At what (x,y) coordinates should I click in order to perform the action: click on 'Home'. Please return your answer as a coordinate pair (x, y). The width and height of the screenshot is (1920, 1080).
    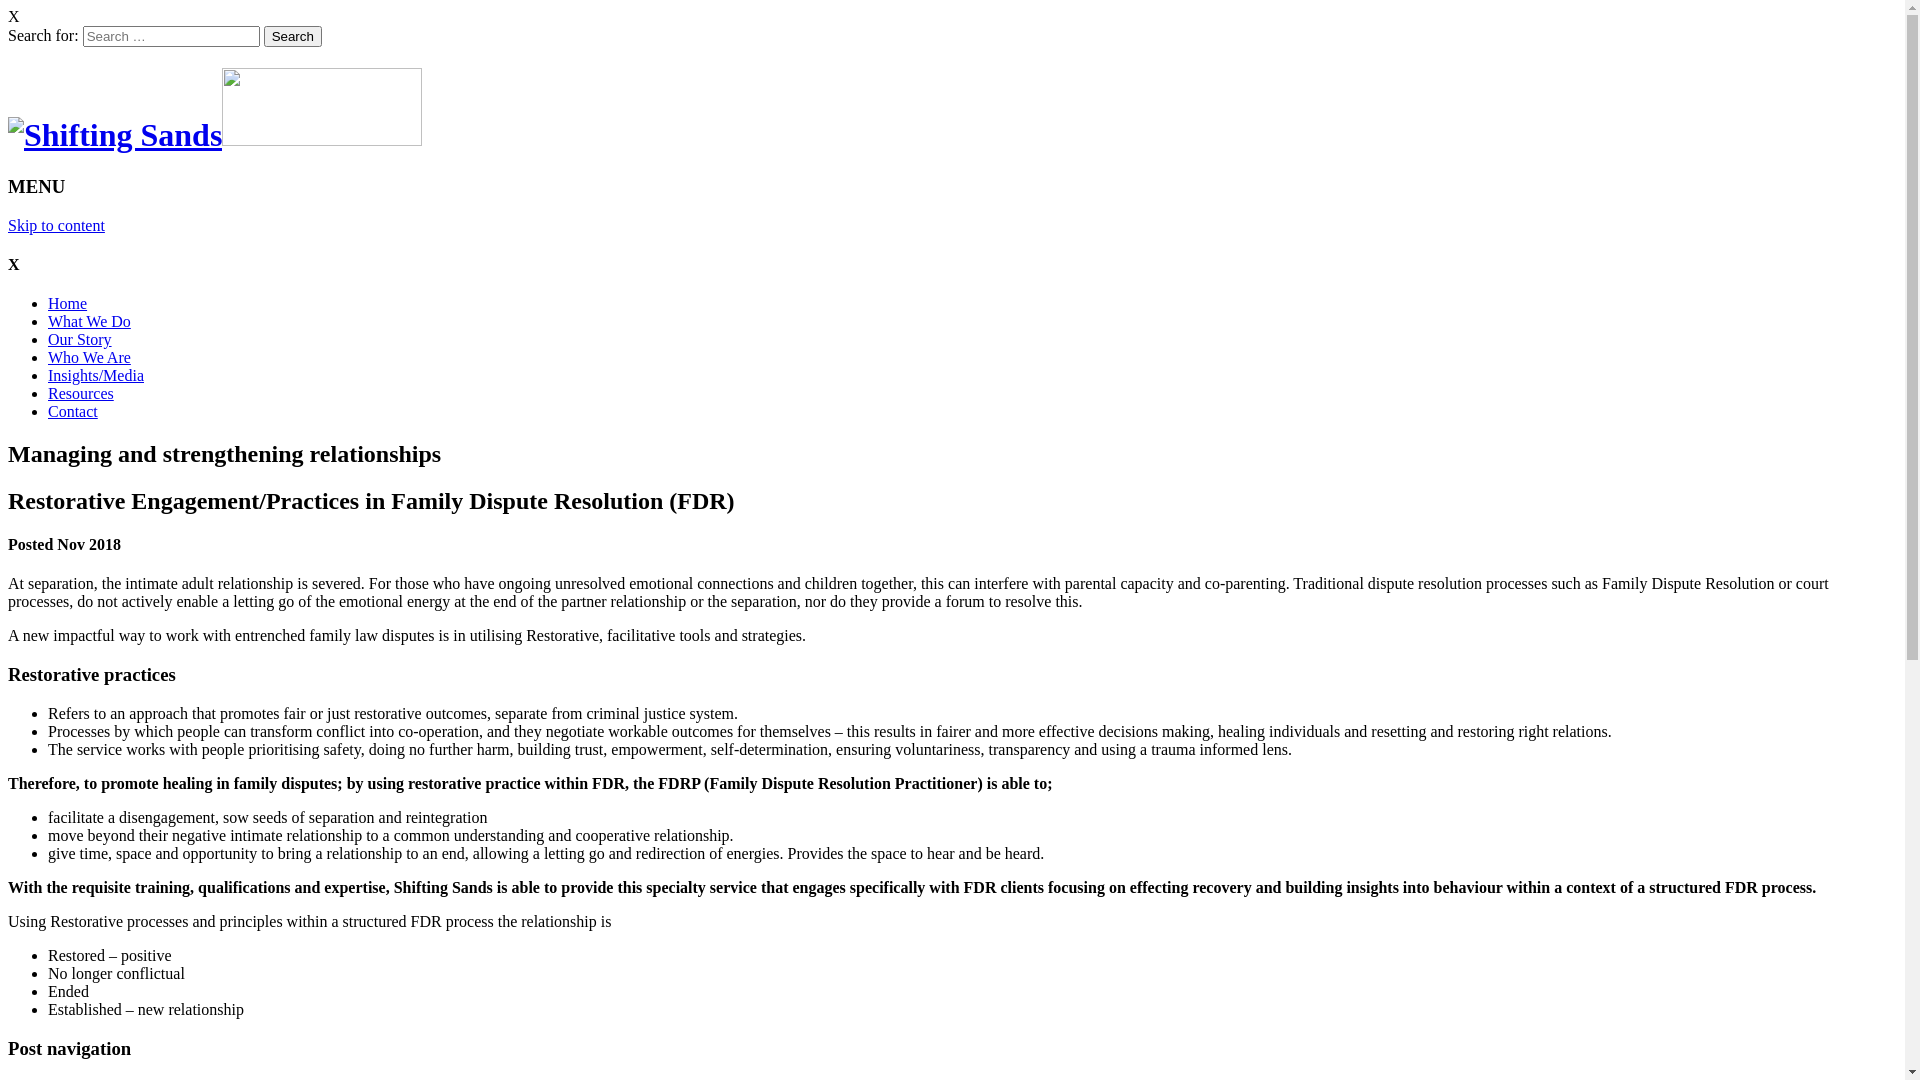
    Looking at the image, I should click on (67, 303).